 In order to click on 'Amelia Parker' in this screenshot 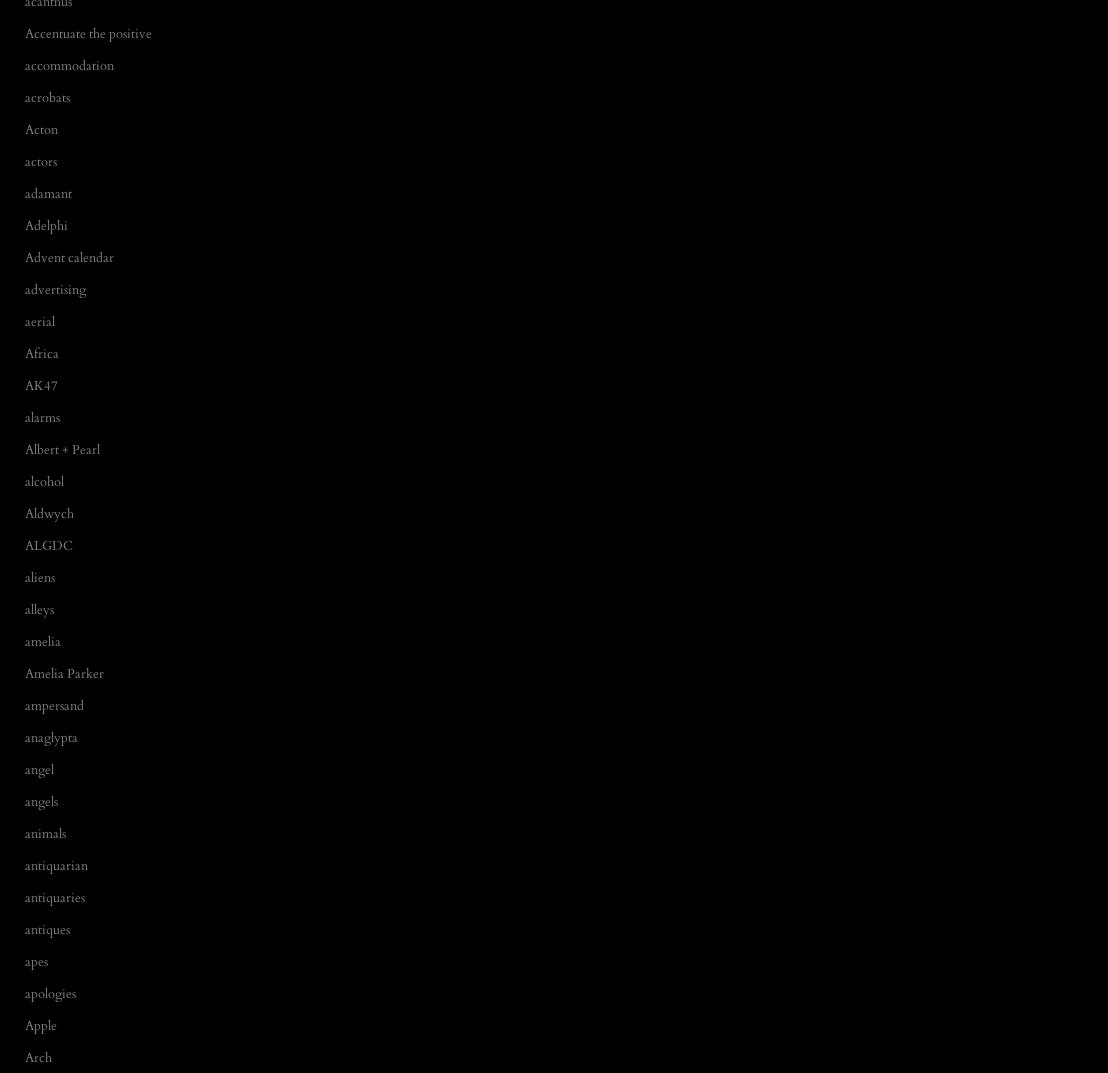, I will do `click(63, 672)`.